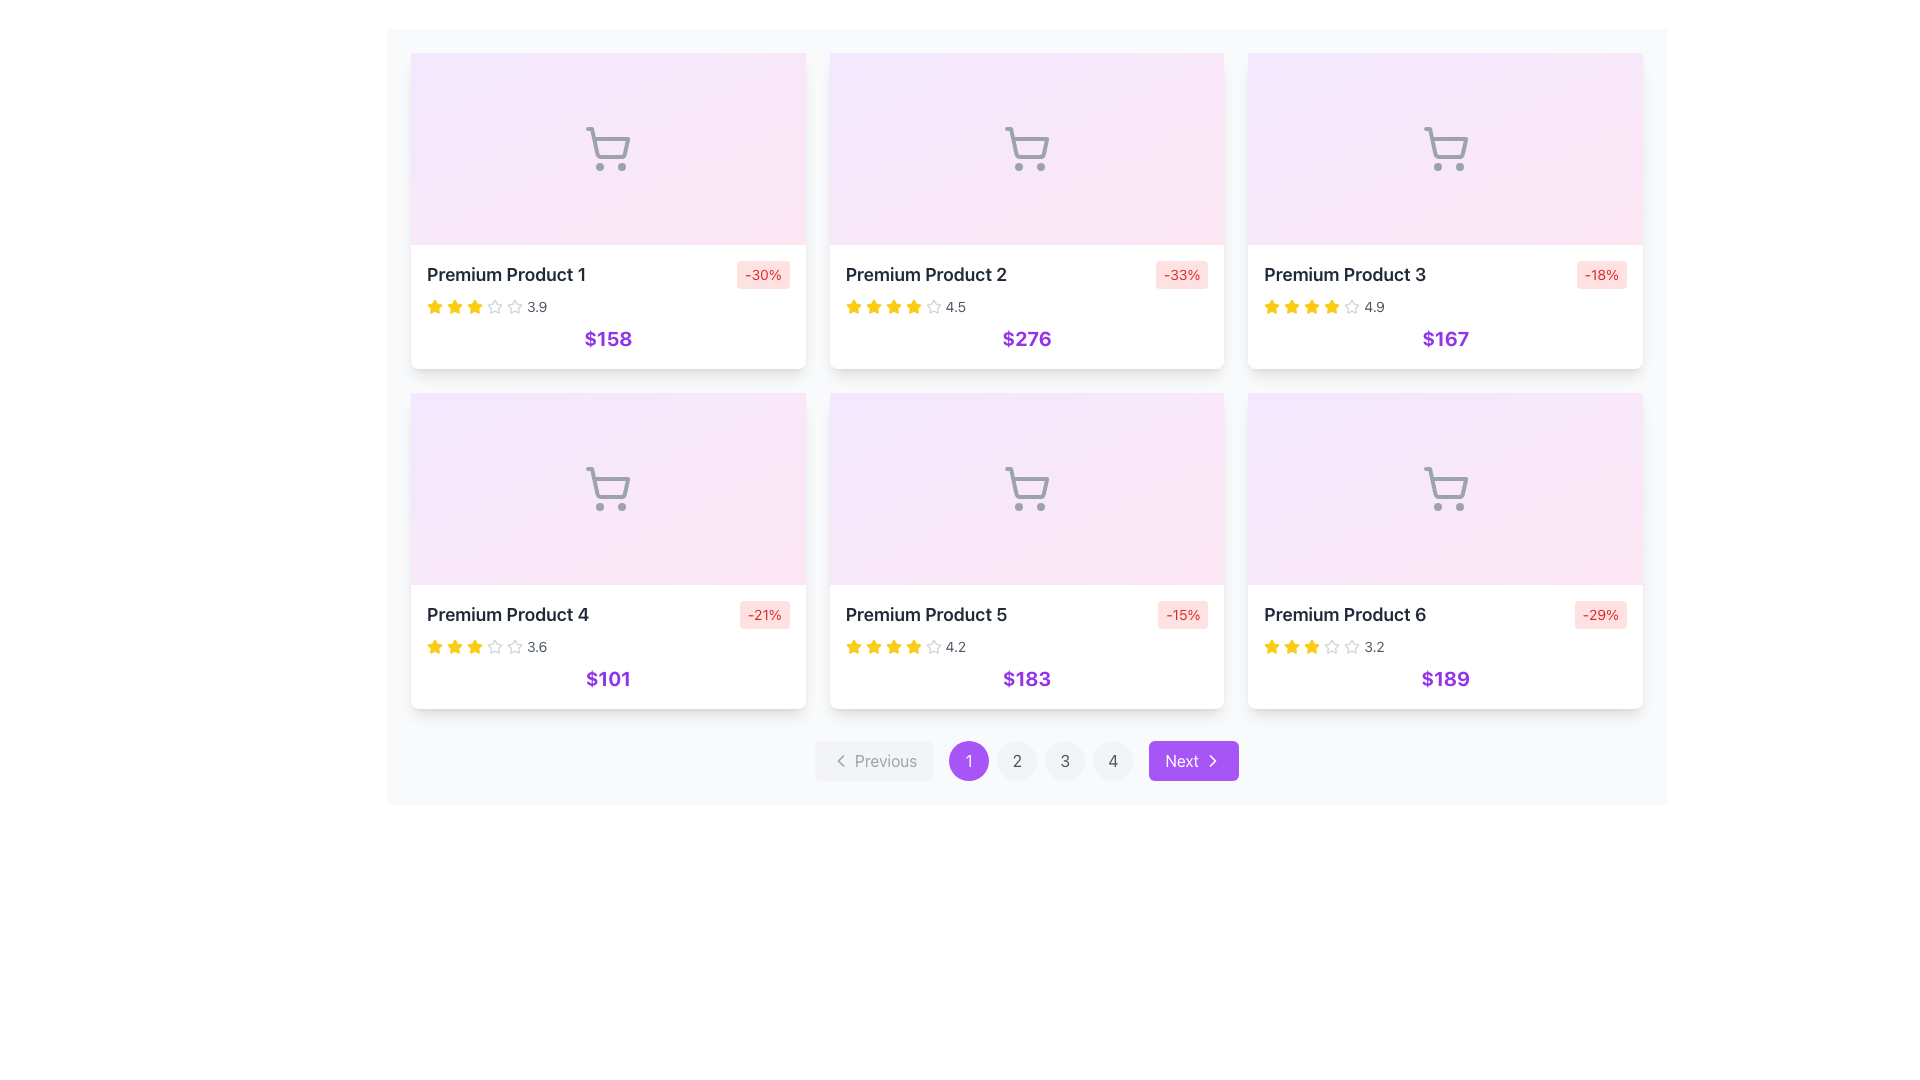 The height and width of the screenshot is (1080, 1920). Describe the element at coordinates (1194, 760) in the screenshot. I see `the purple 'Next' button with rounded corners located at the bottom-right of the interface to change its background color to a darker shade` at that location.